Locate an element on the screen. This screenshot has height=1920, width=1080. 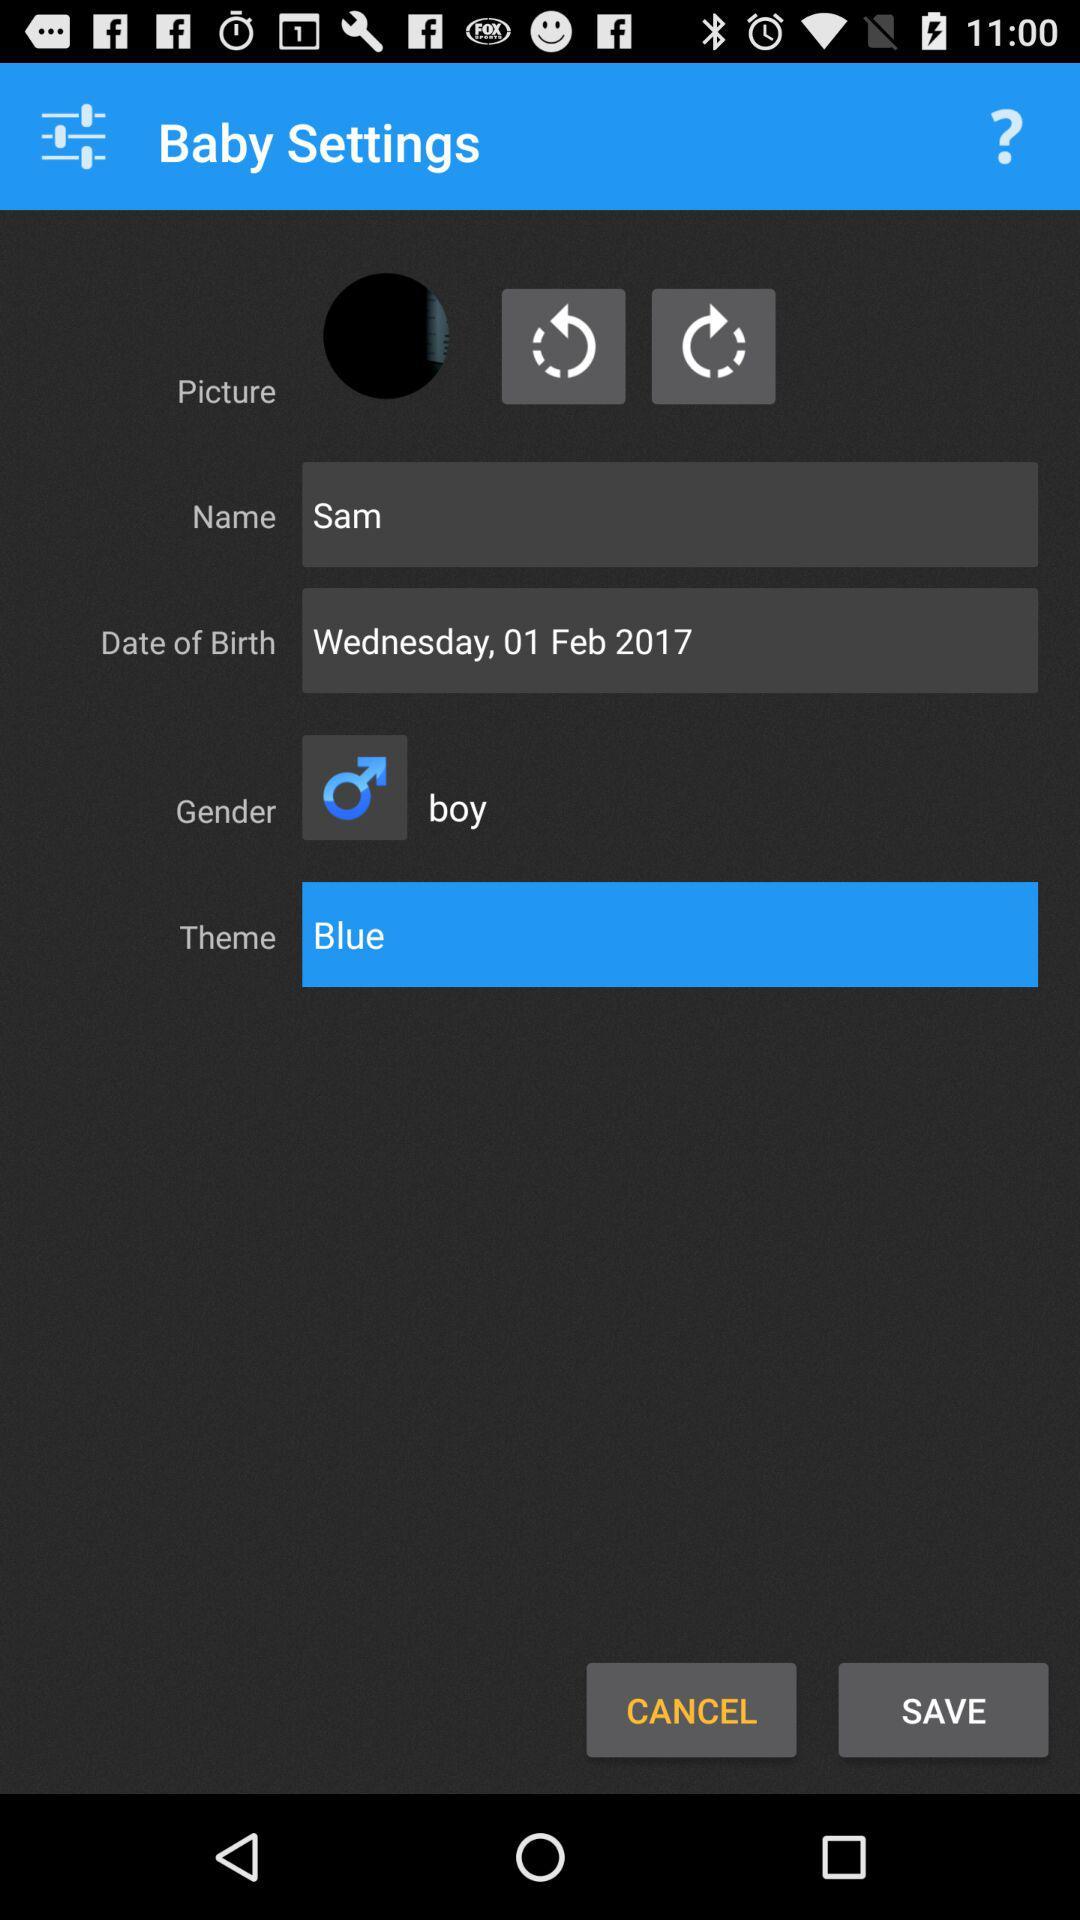
flip picture clockwise is located at coordinates (712, 346).